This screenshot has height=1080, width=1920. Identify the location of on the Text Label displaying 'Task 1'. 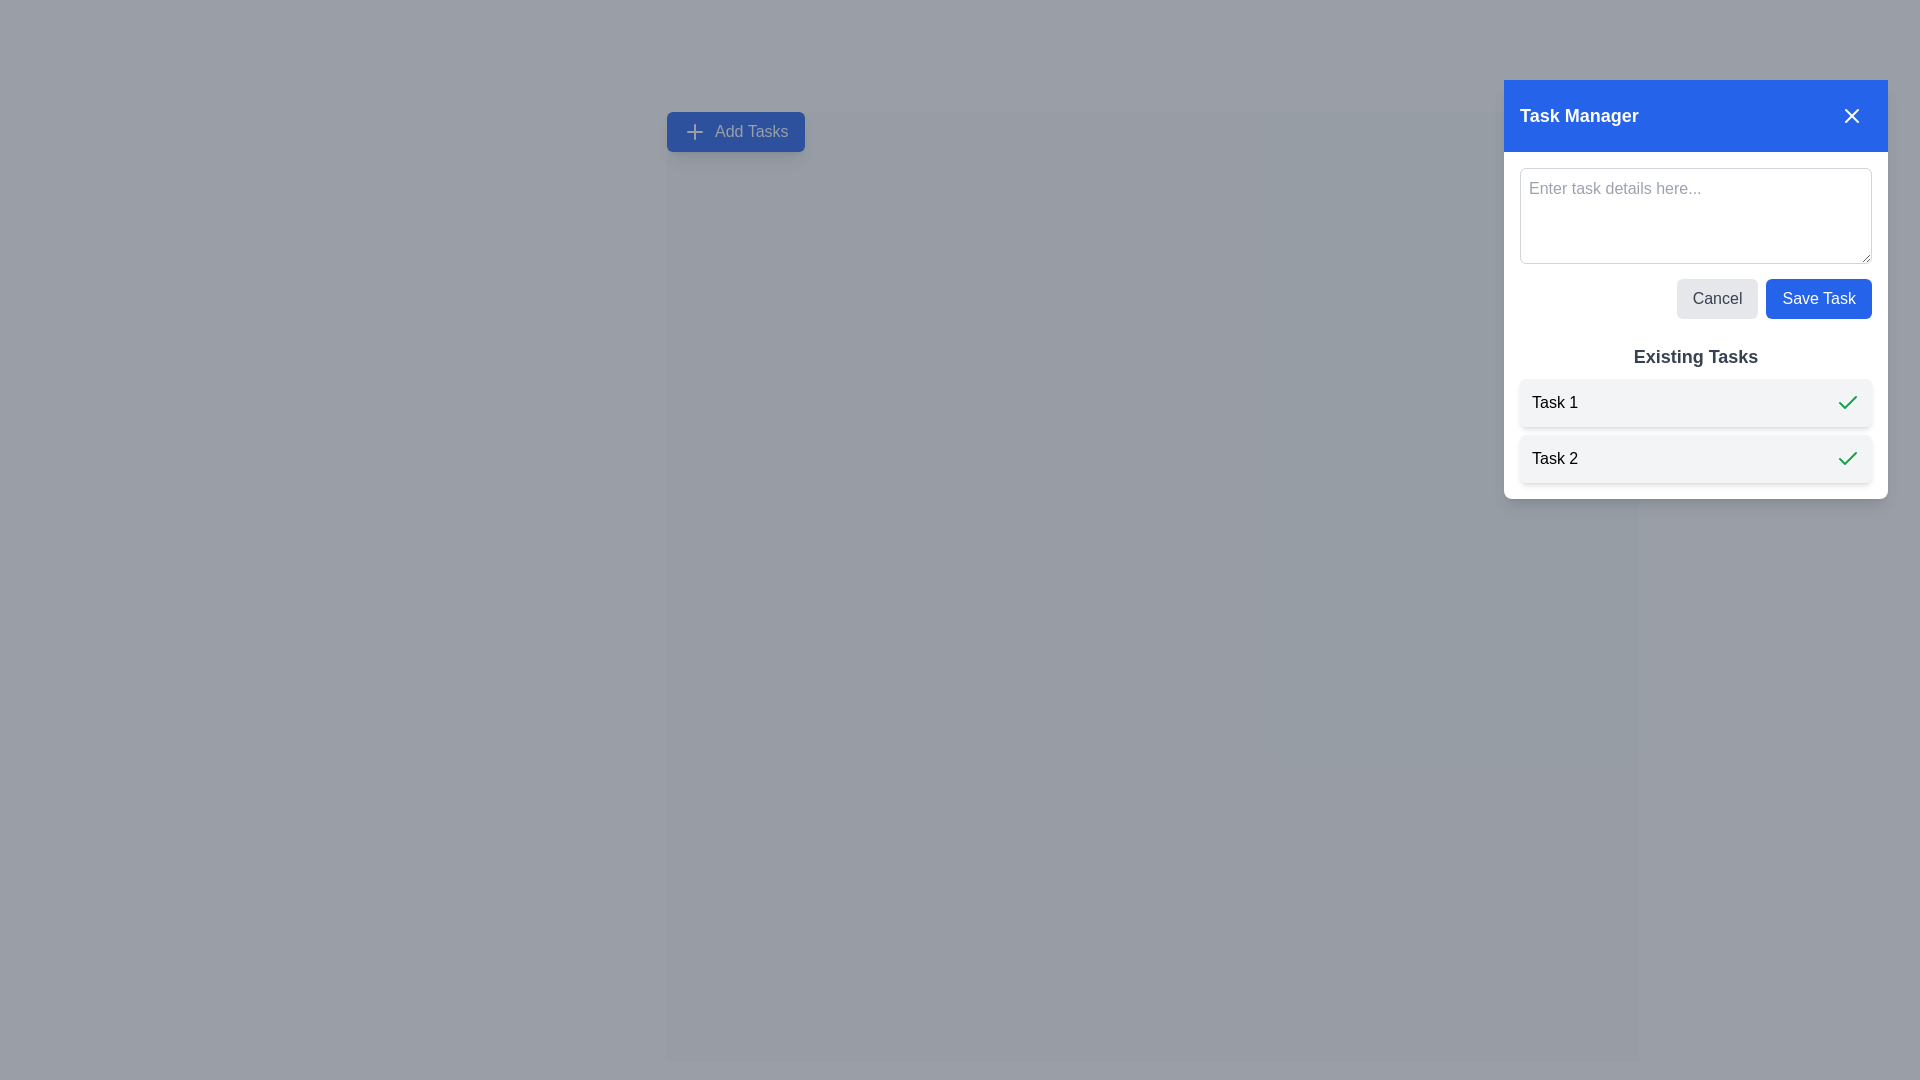
(1554, 402).